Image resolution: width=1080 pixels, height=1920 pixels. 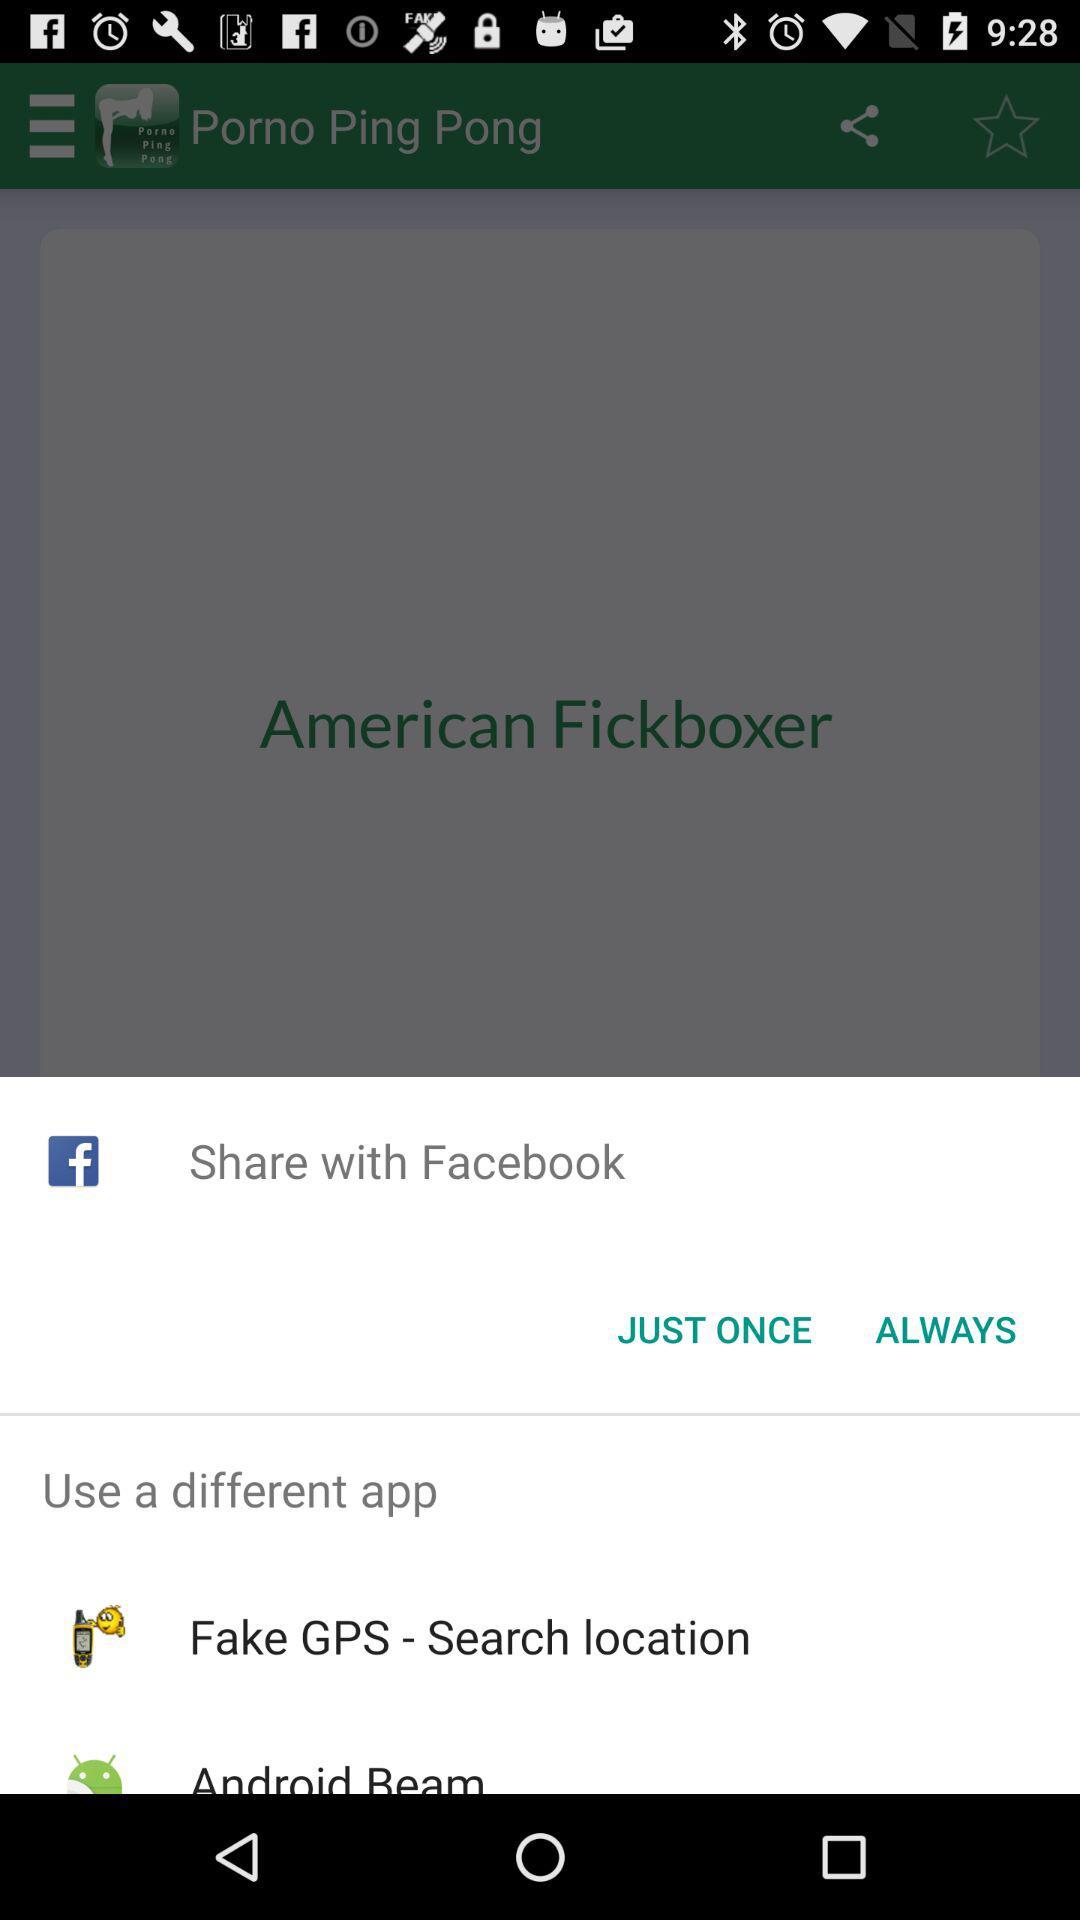 I want to click on icon below the share with facebook, so click(x=945, y=1329).